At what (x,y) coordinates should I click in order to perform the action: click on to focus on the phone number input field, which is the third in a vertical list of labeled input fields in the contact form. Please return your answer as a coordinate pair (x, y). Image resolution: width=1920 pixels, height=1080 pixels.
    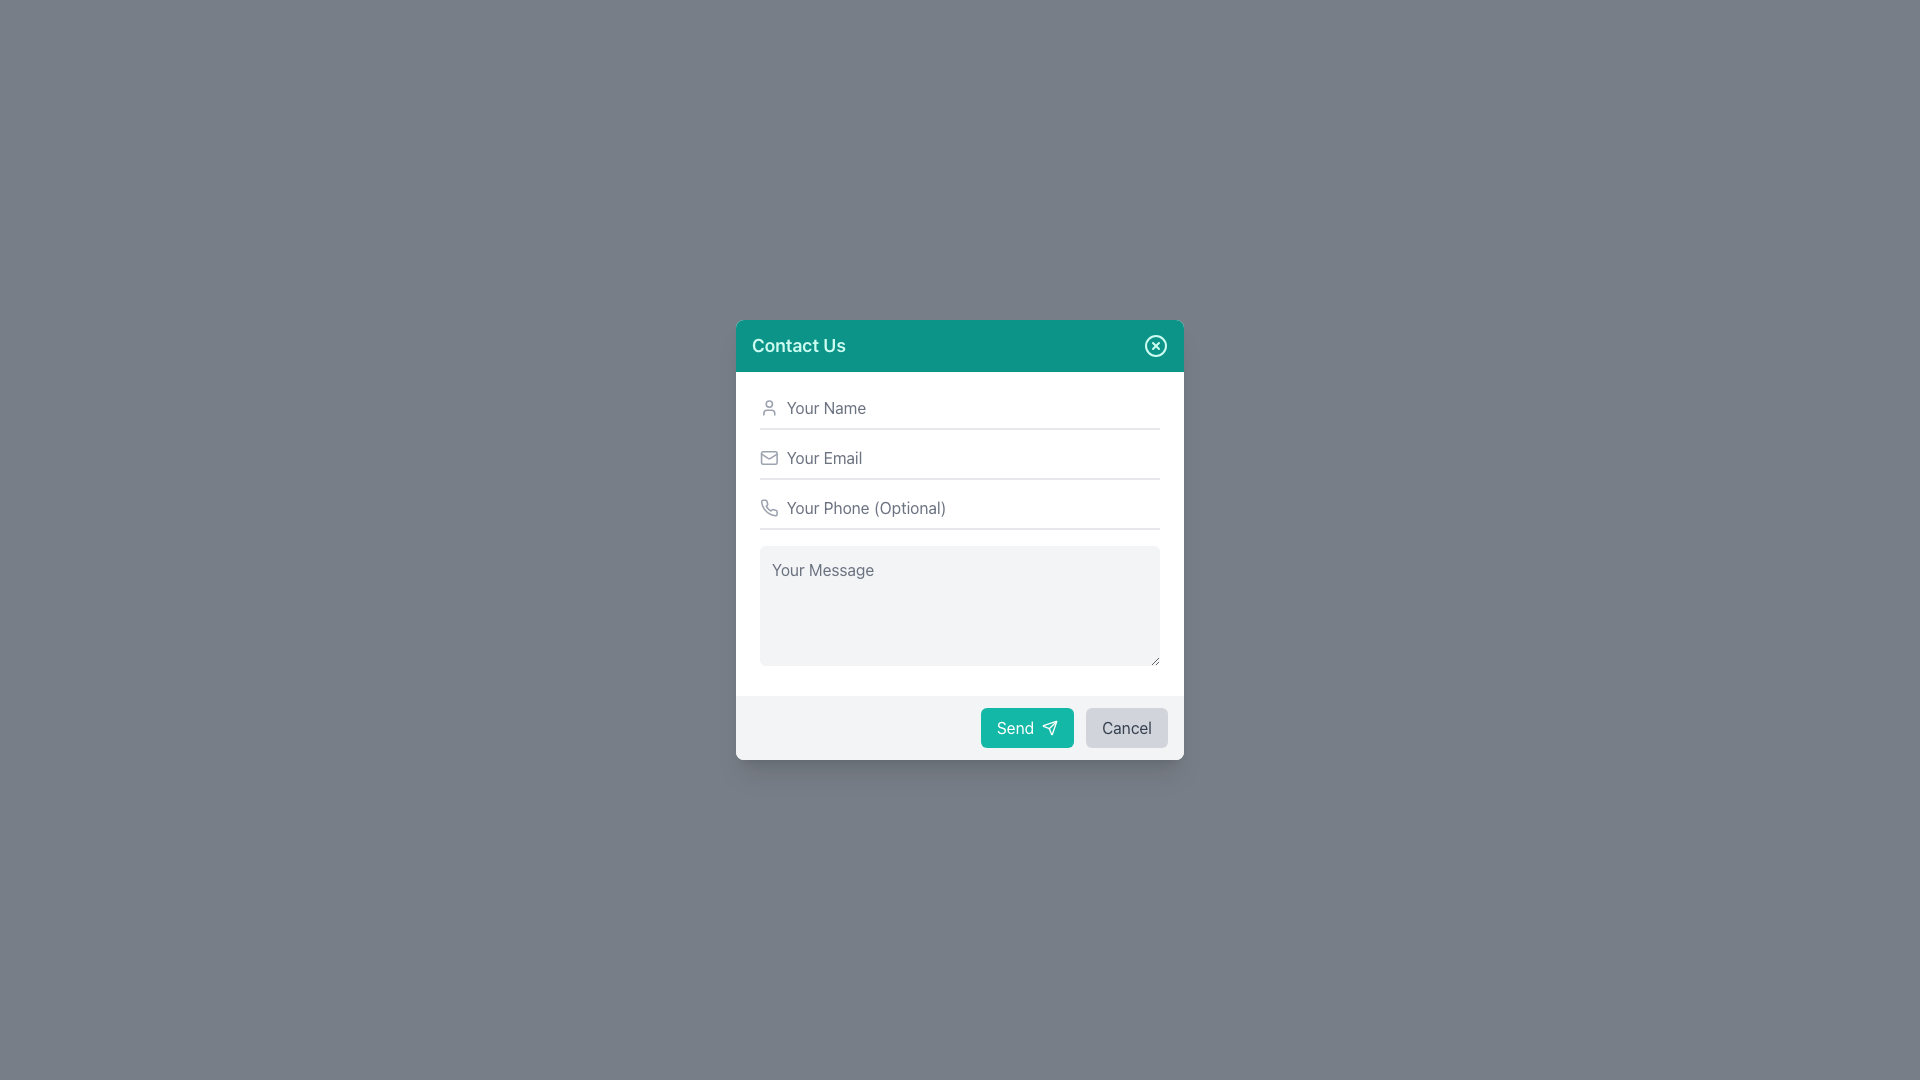
    Looking at the image, I should click on (960, 512).